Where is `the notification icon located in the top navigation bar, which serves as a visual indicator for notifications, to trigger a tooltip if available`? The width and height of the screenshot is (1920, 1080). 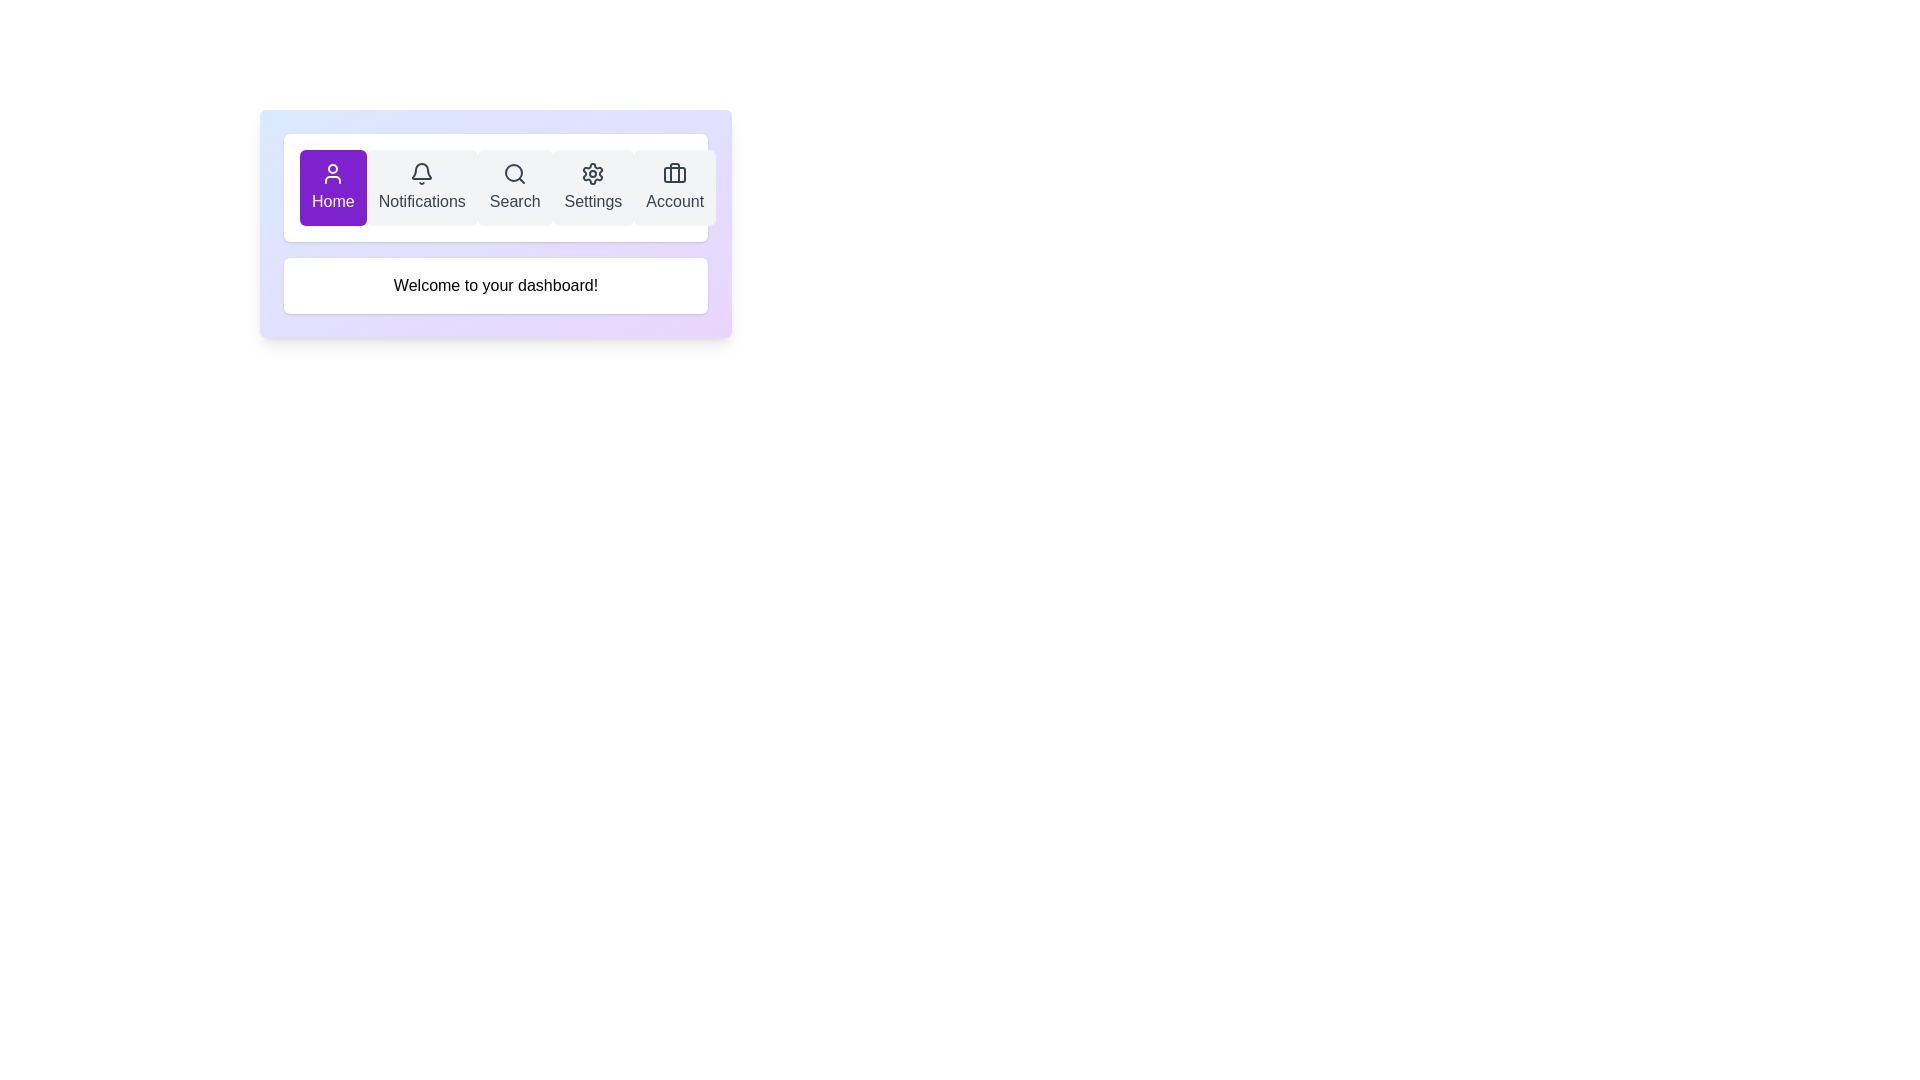 the notification icon located in the top navigation bar, which serves as a visual indicator for notifications, to trigger a tooltip if available is located at coordinates (421, 170).